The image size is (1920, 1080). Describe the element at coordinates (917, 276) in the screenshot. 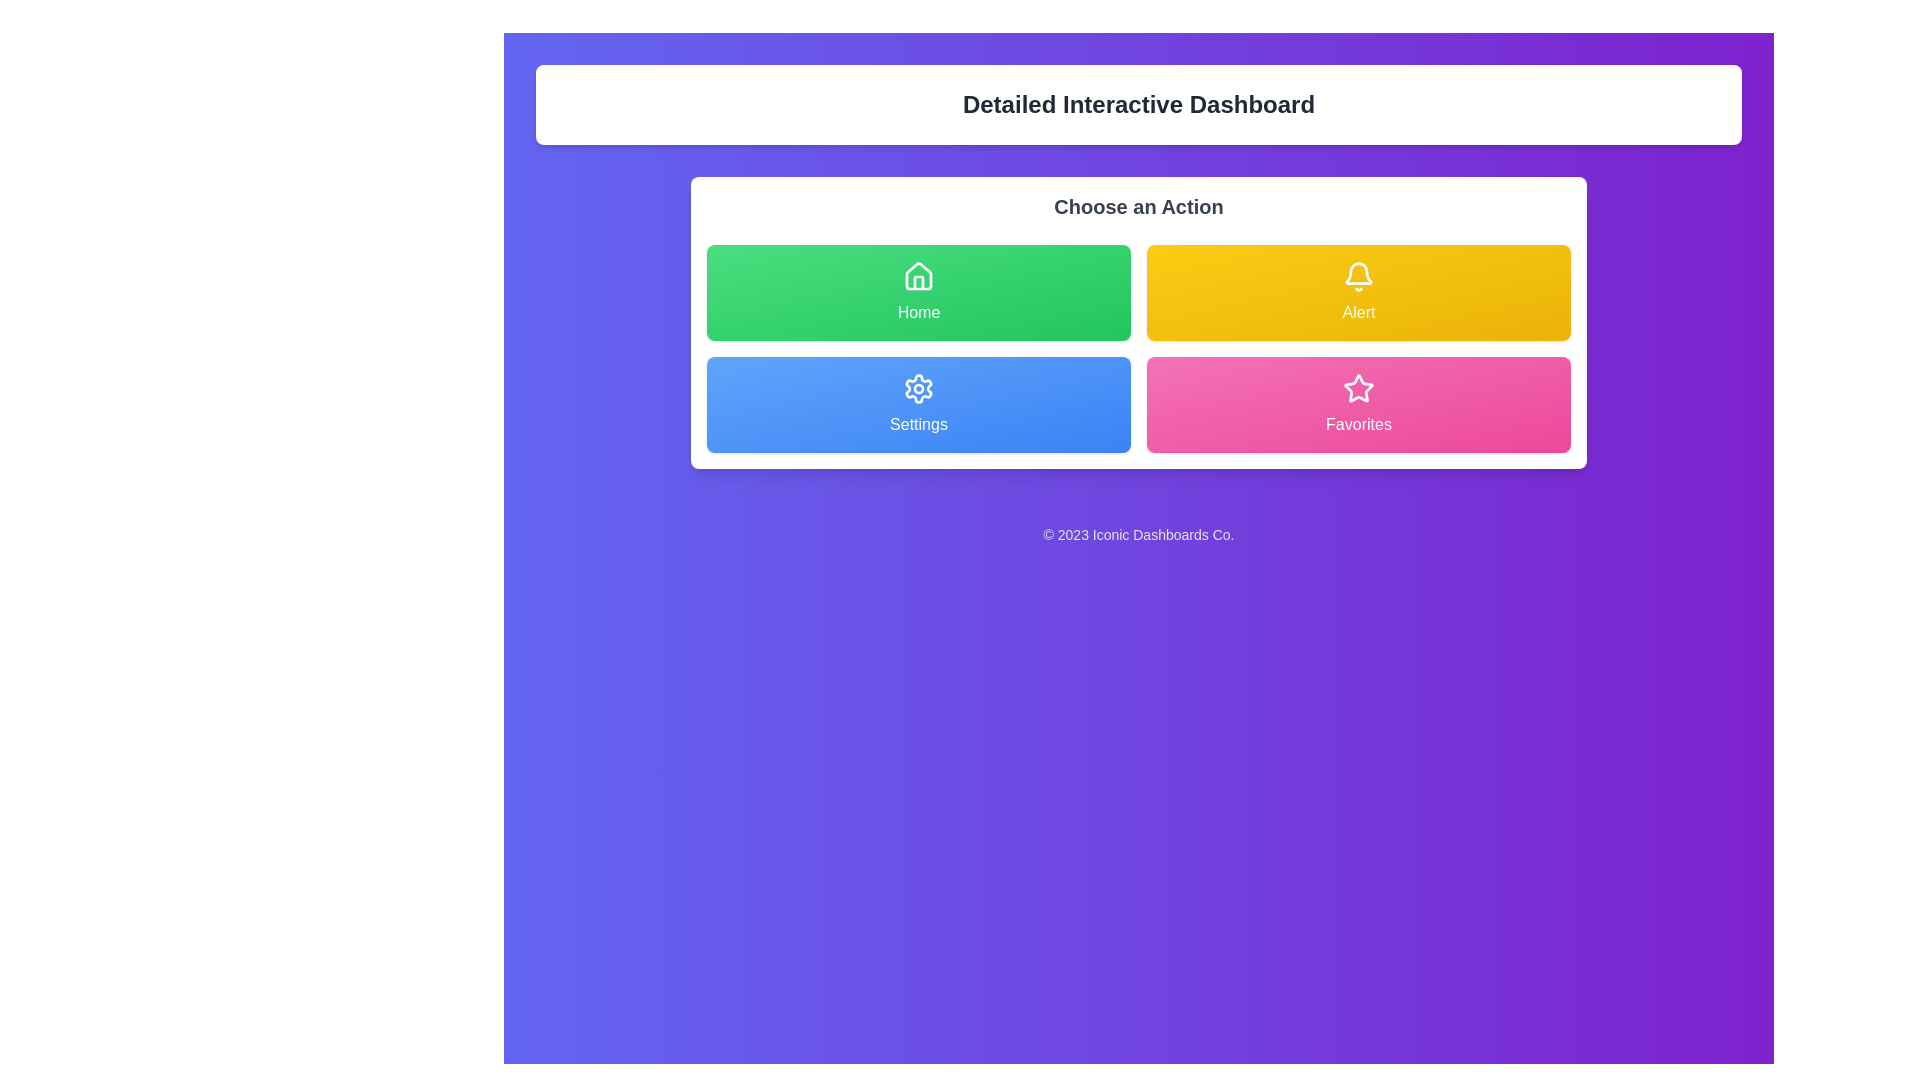

I see `the stylized house icon located in the center of the green 'Home' button, which is part of a grid layout on a white card with a violet background` at that location.